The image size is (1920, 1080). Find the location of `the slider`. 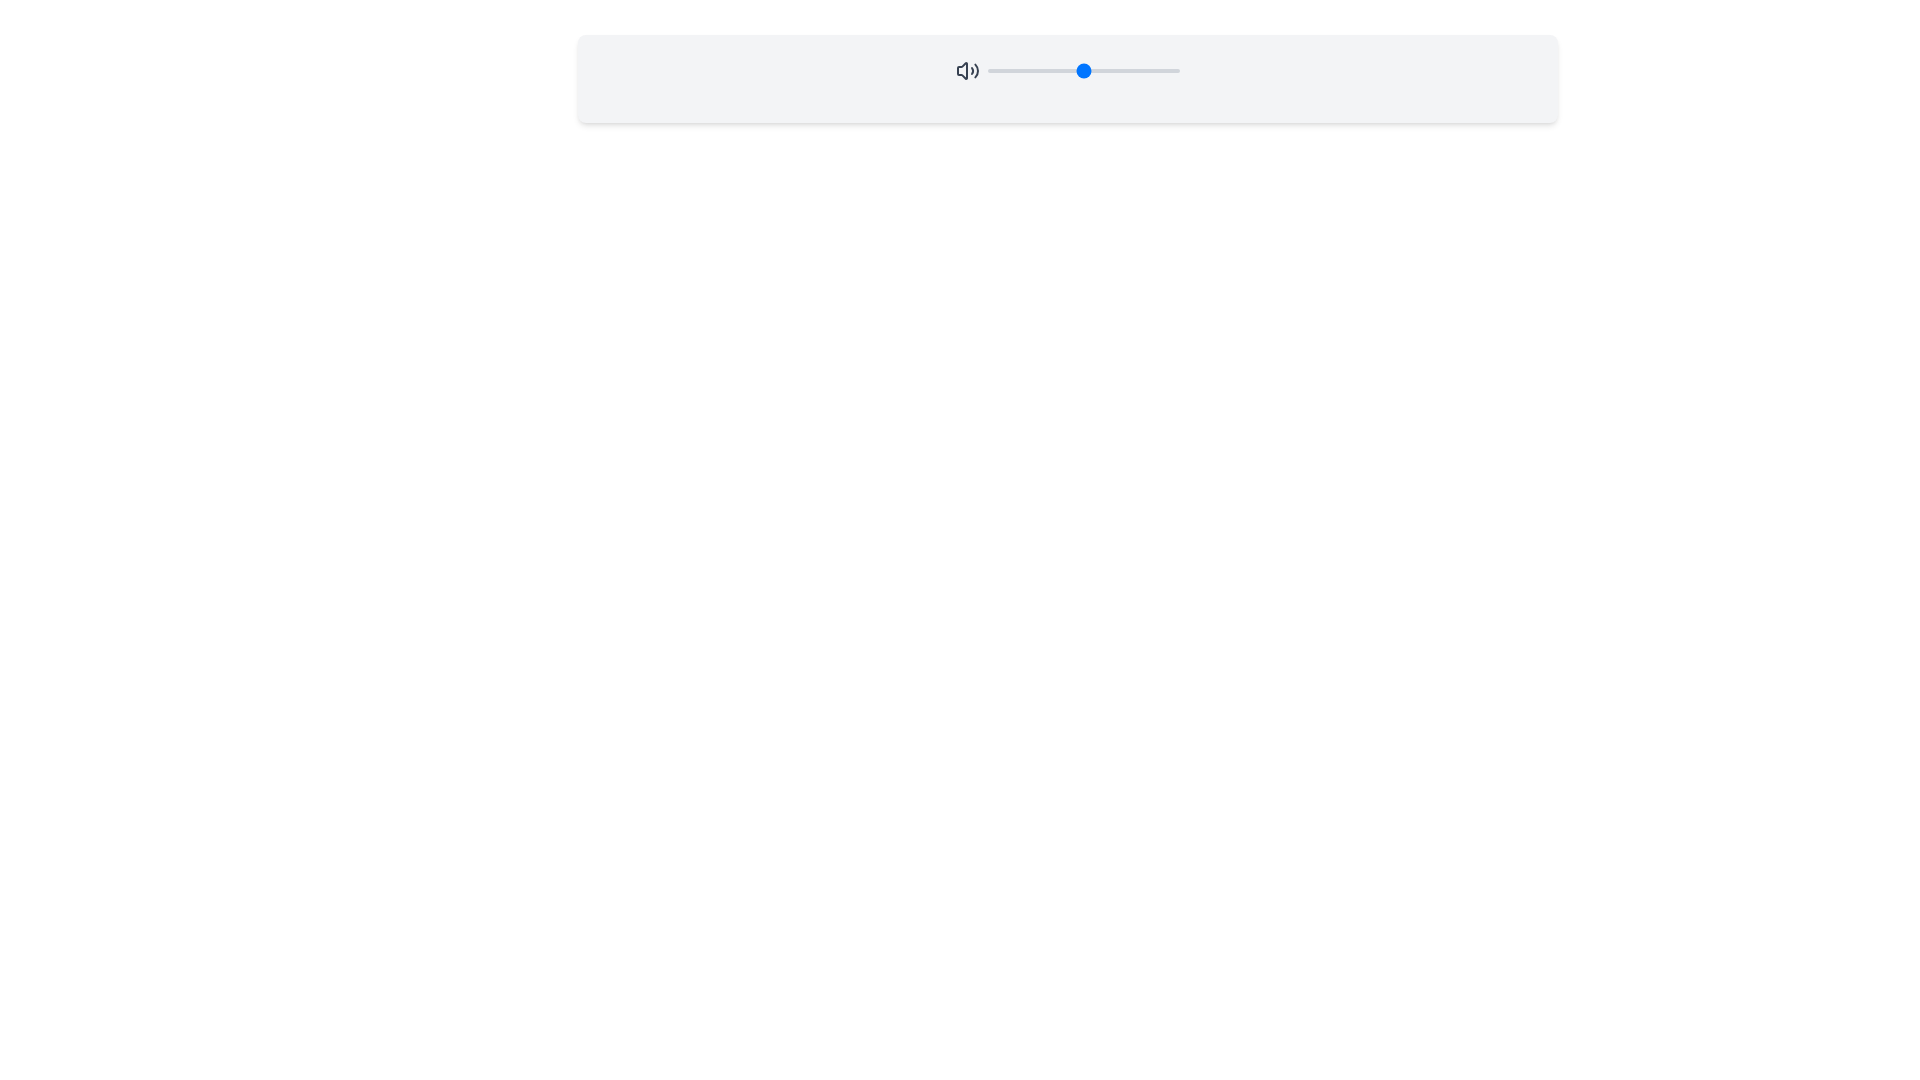

the slider is located at coordinates (999, 69).